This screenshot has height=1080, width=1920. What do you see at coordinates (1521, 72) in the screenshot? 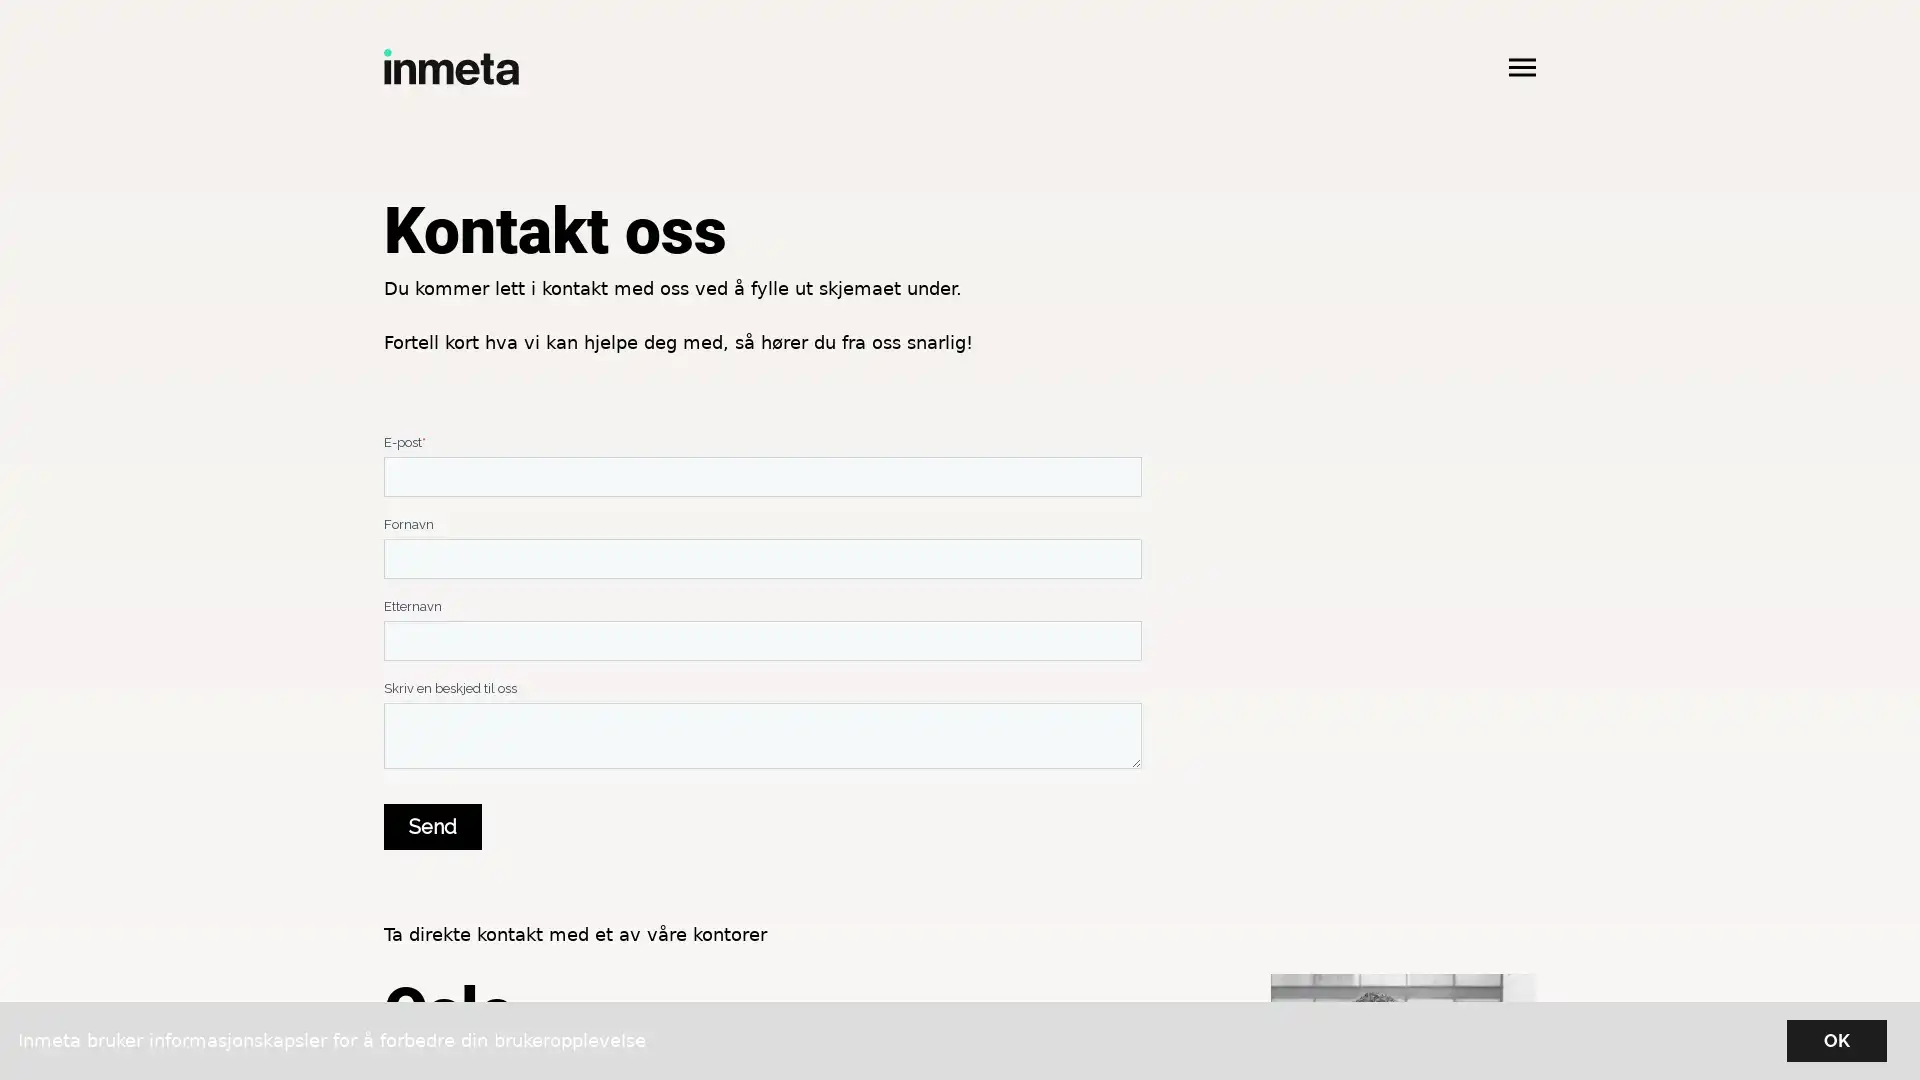
I see `Apne hovedmeny` at bounding box center [1521, 72].